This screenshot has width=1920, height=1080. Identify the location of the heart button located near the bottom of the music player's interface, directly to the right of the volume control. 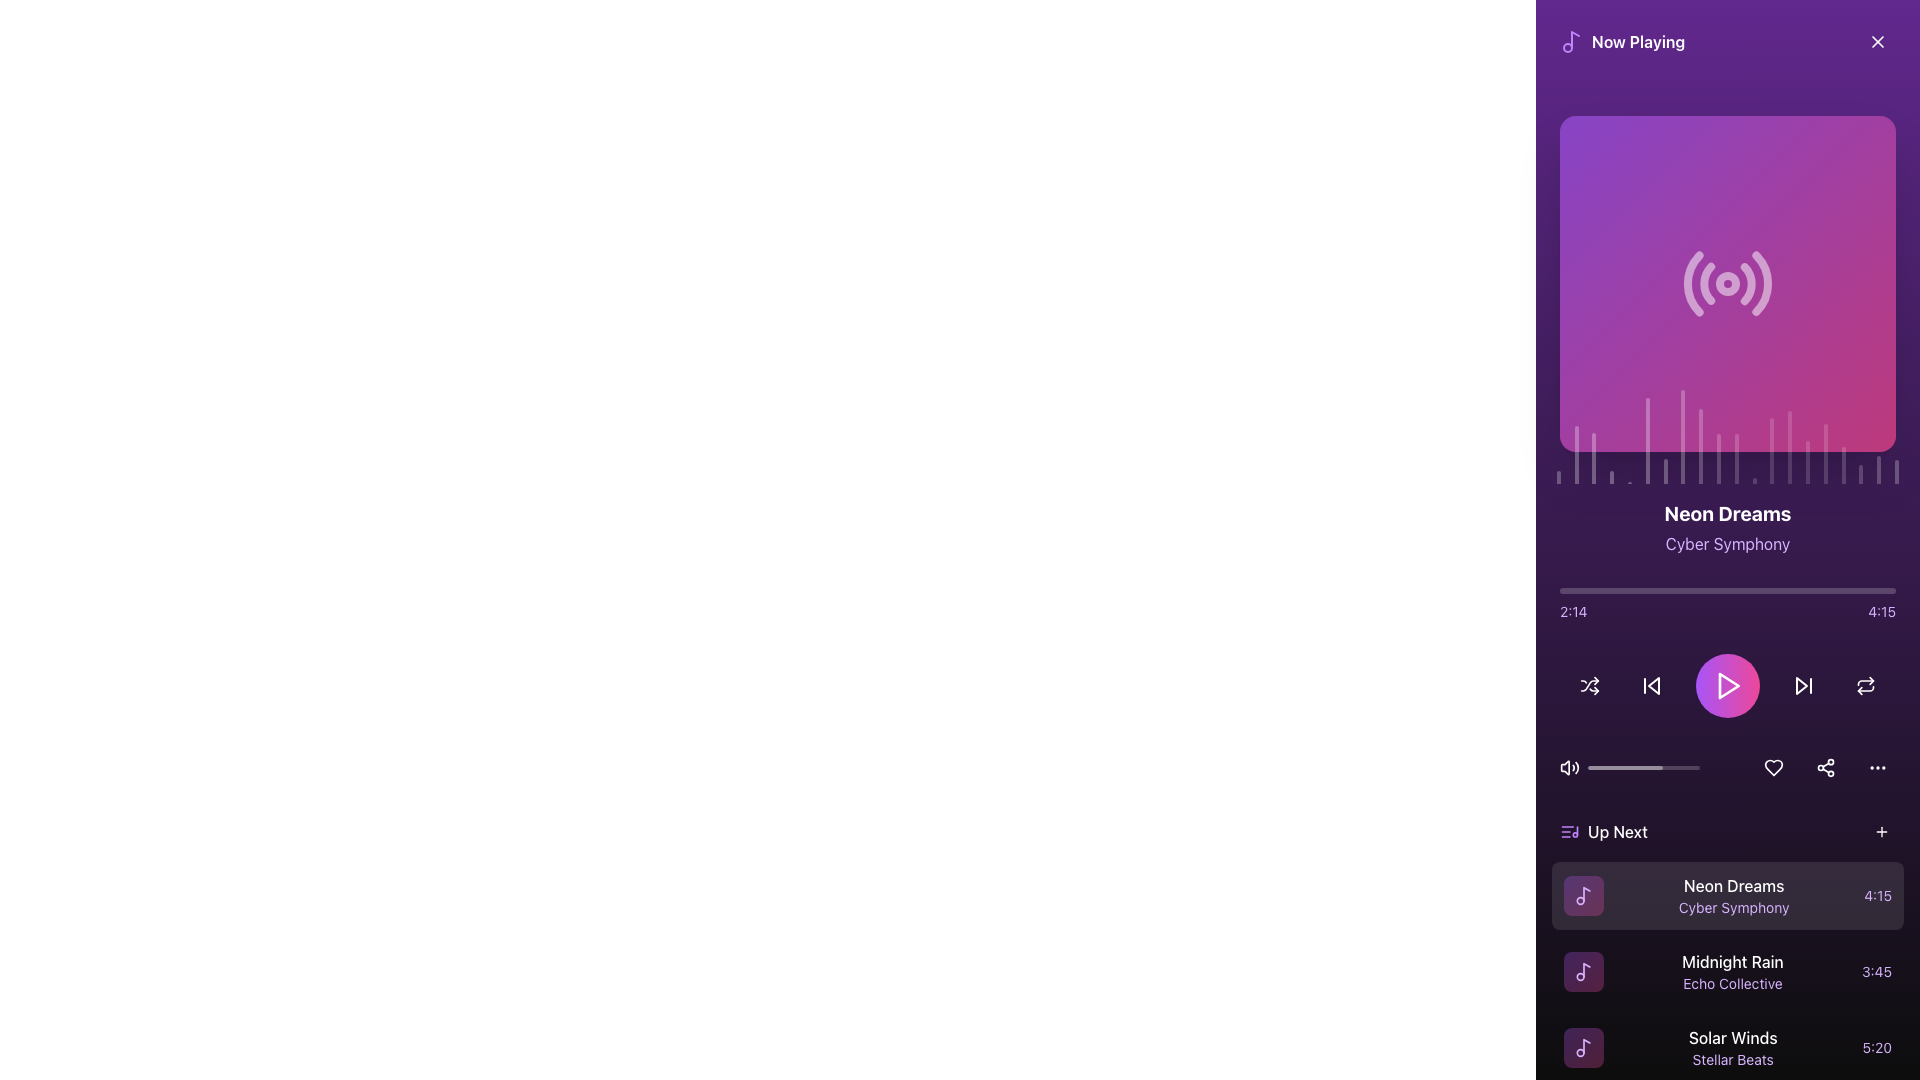
(1774, 766).